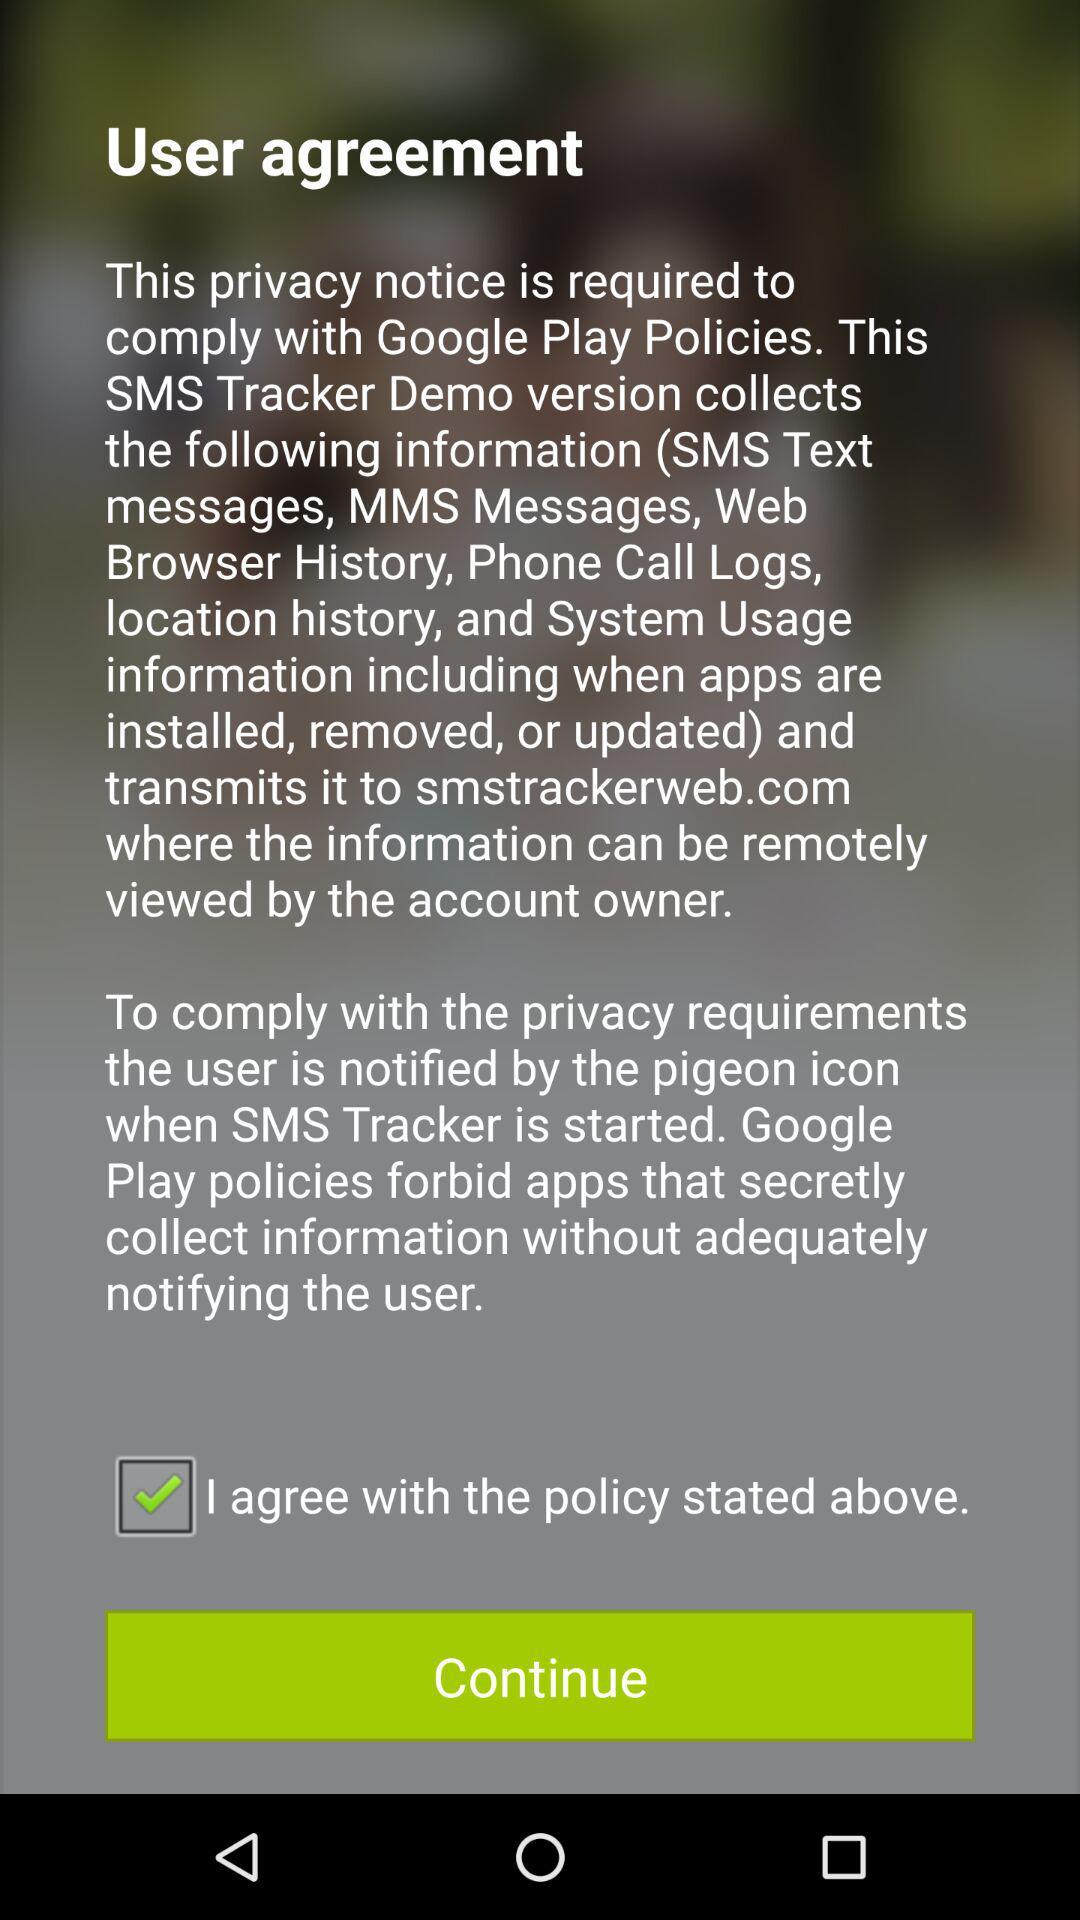 The image size is (1080, 1920). Describe the element at coordinates (540, 812) in the screenshot. I see `this privacy notice icon` at that location.